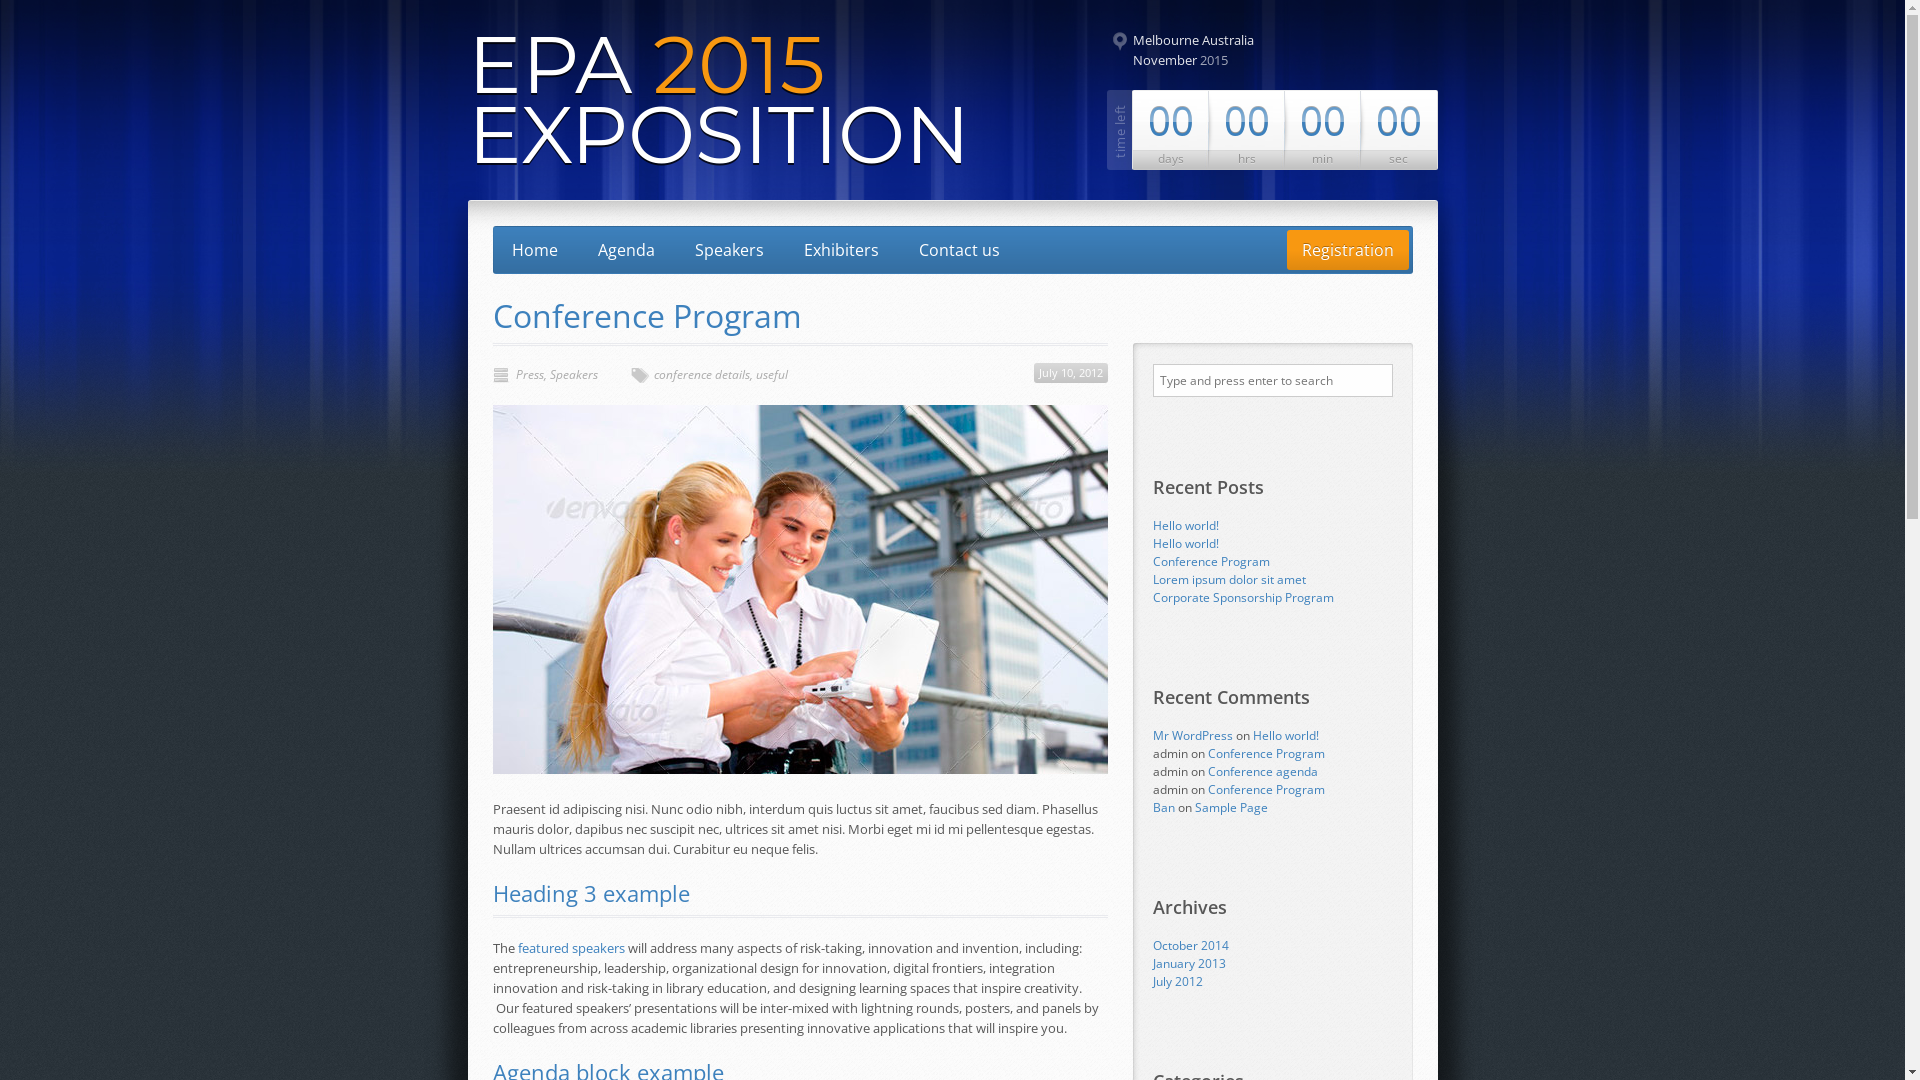  Describe the element at coordinates (1191, 735) in the screenshot. I see `'Mr WordPress'` at that location.